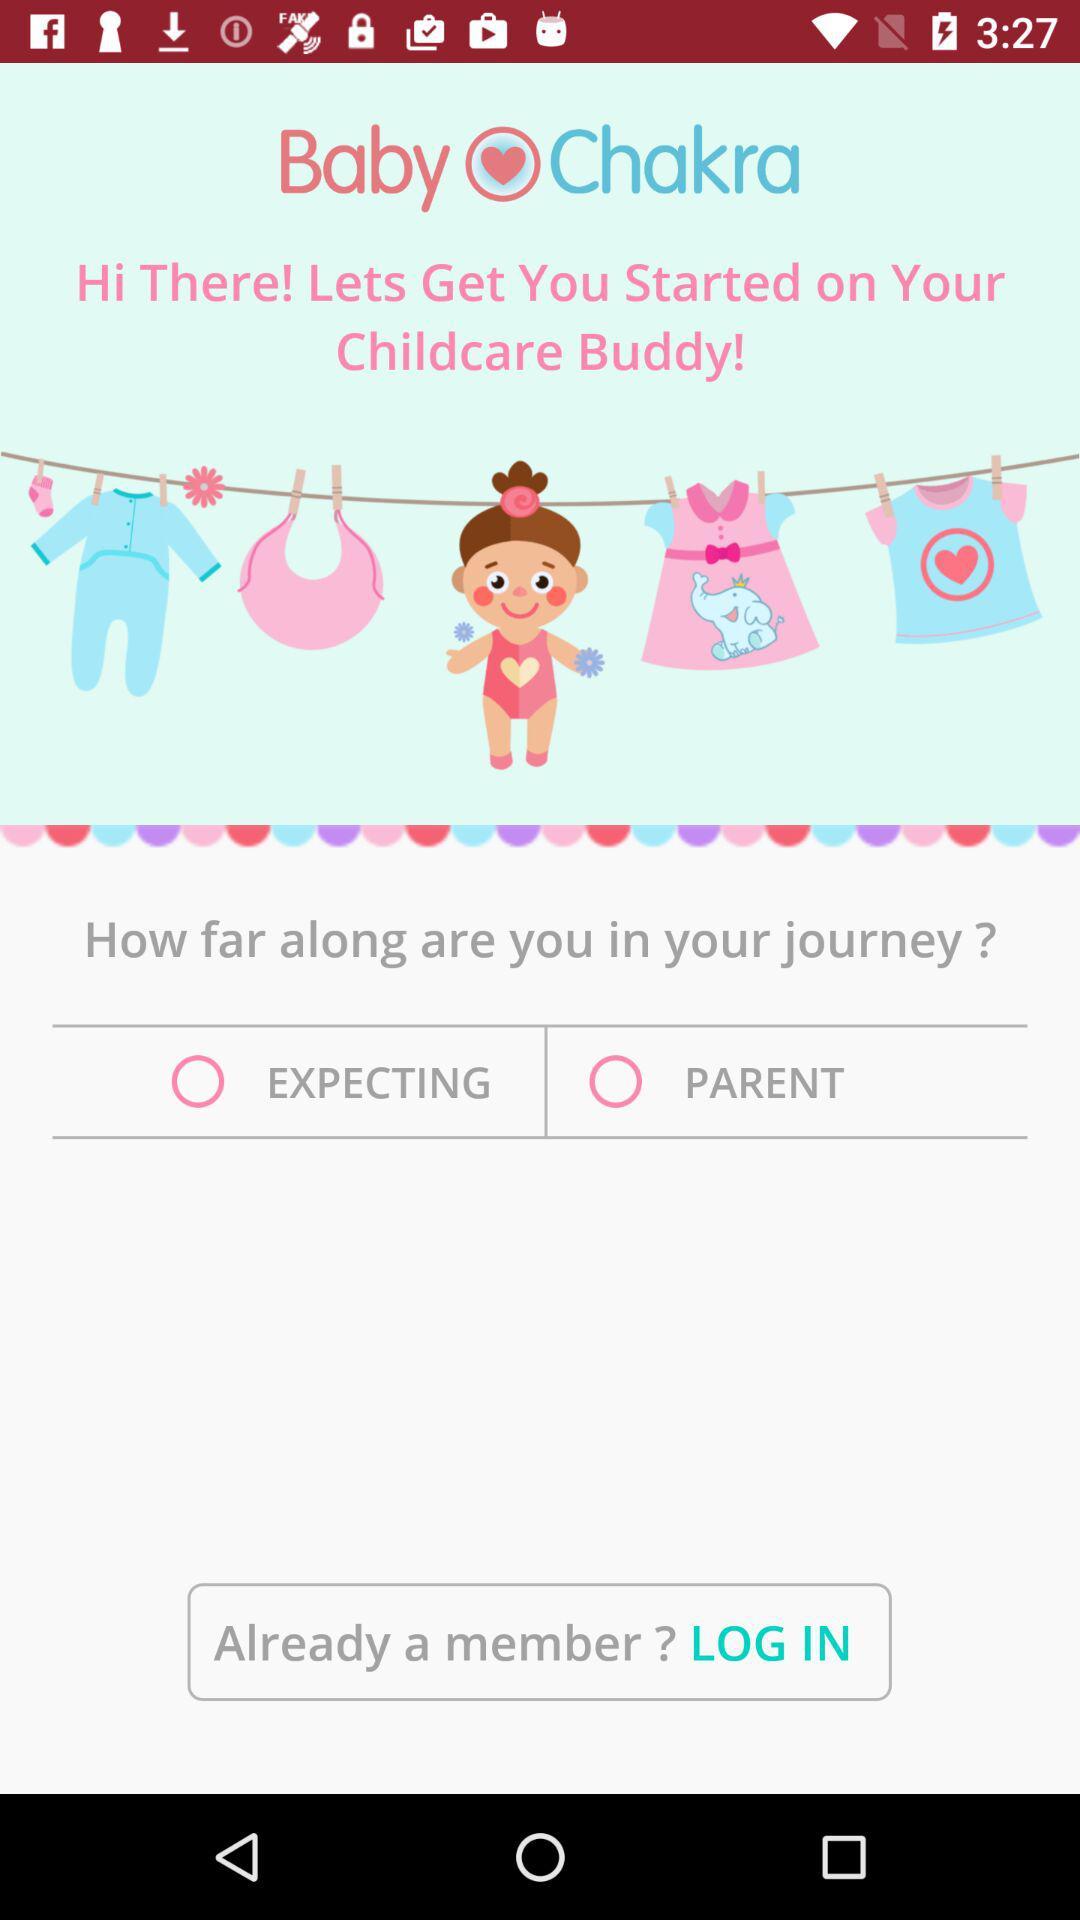  What do you see at coordinates (538, 1642) in the screenshot?
I see `the already a member` at bounding box center [538, 1642].